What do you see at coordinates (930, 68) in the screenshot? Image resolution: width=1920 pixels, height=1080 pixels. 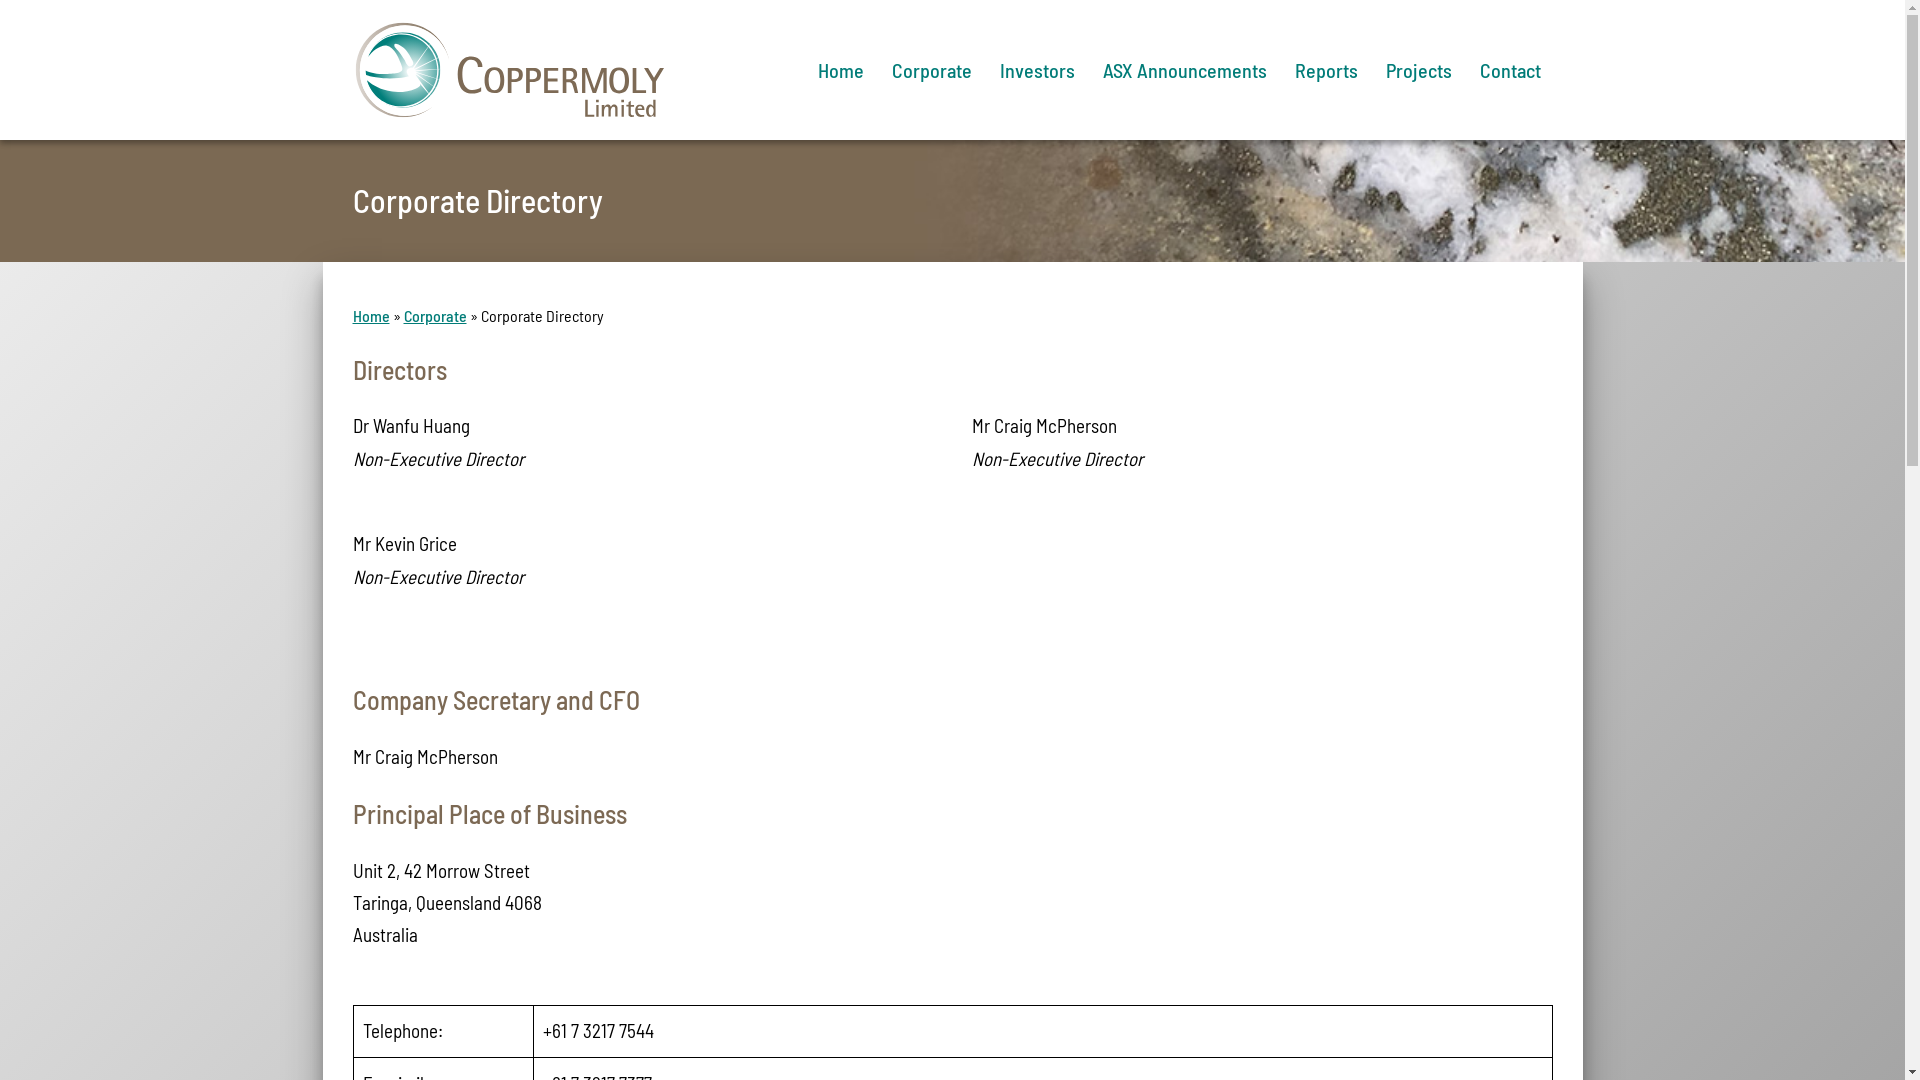 I see `'Corporate'` at bounding box center [930, 68].